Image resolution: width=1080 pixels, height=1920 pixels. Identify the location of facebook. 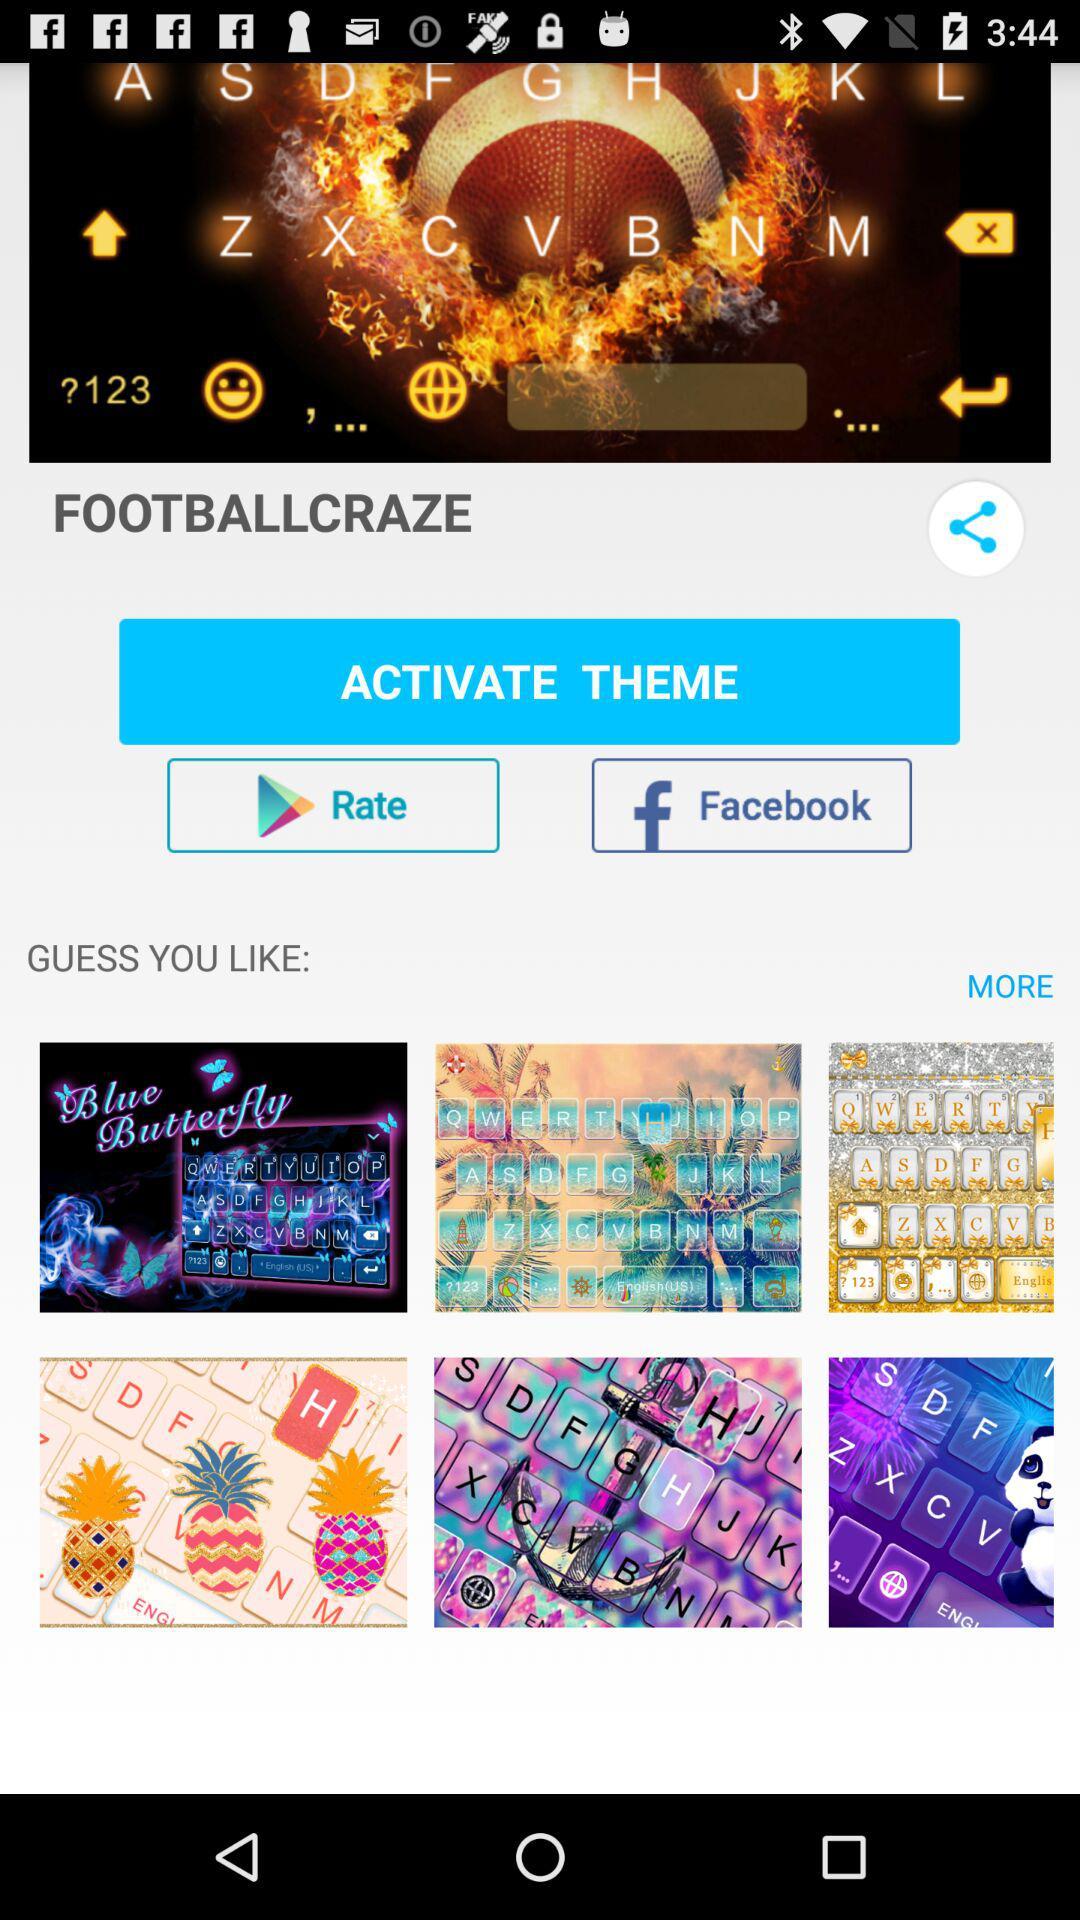
(751, 805).